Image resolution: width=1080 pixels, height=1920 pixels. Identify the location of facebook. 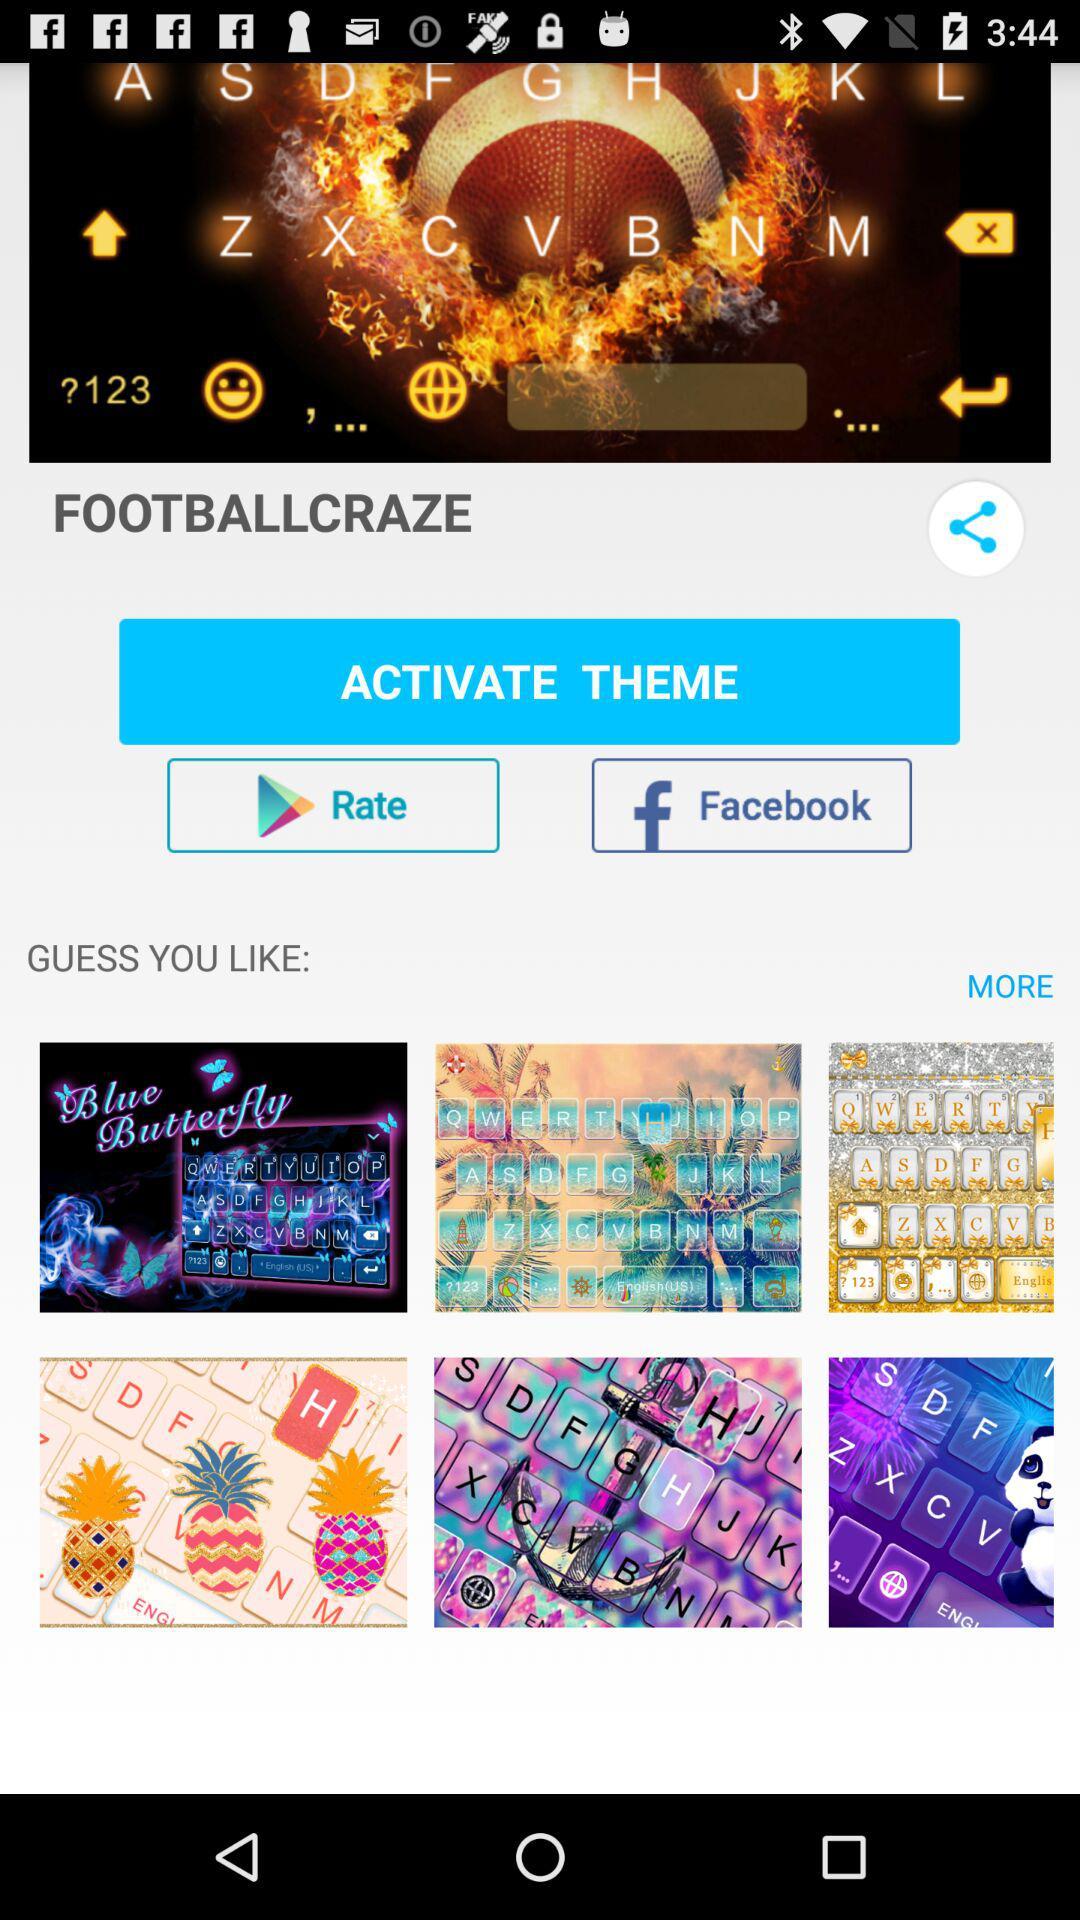
(751, 805).